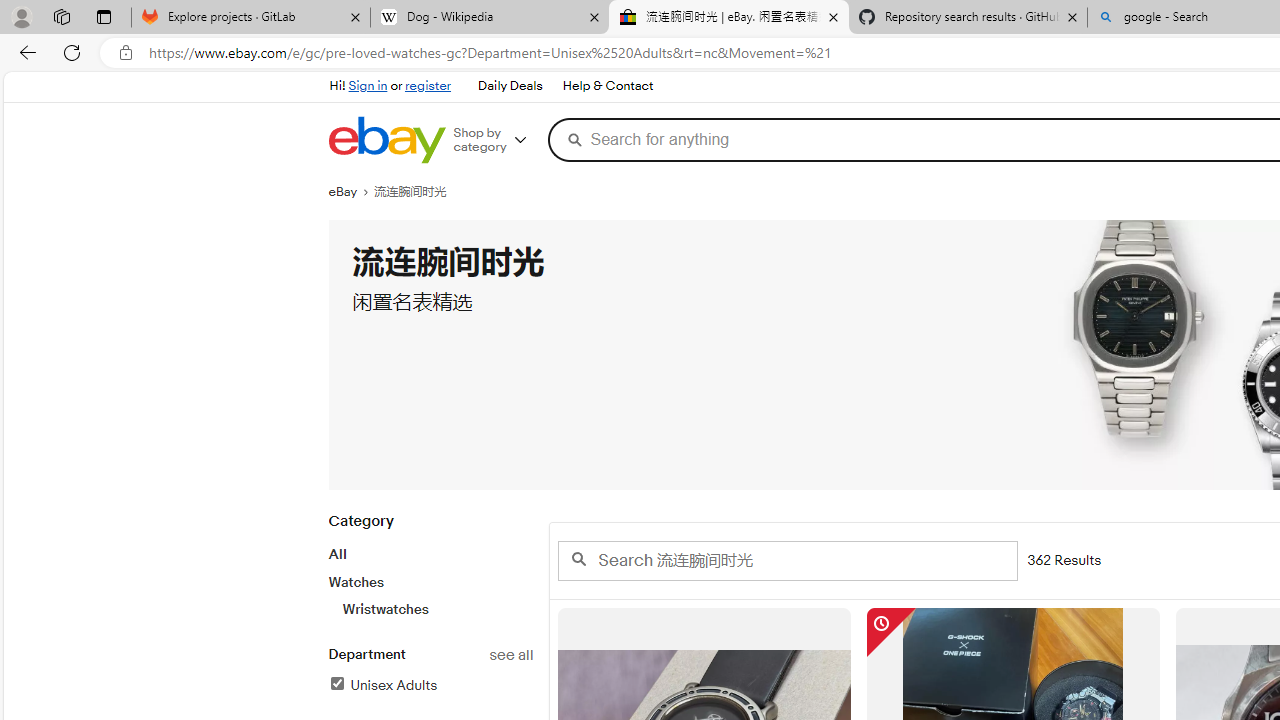 Image resolution: width=1280 pixels, height=720 pixels. Describe the element at coordinates (490, 17) in the screenshot. I see `'Dog - Wikipedia'` at that location.